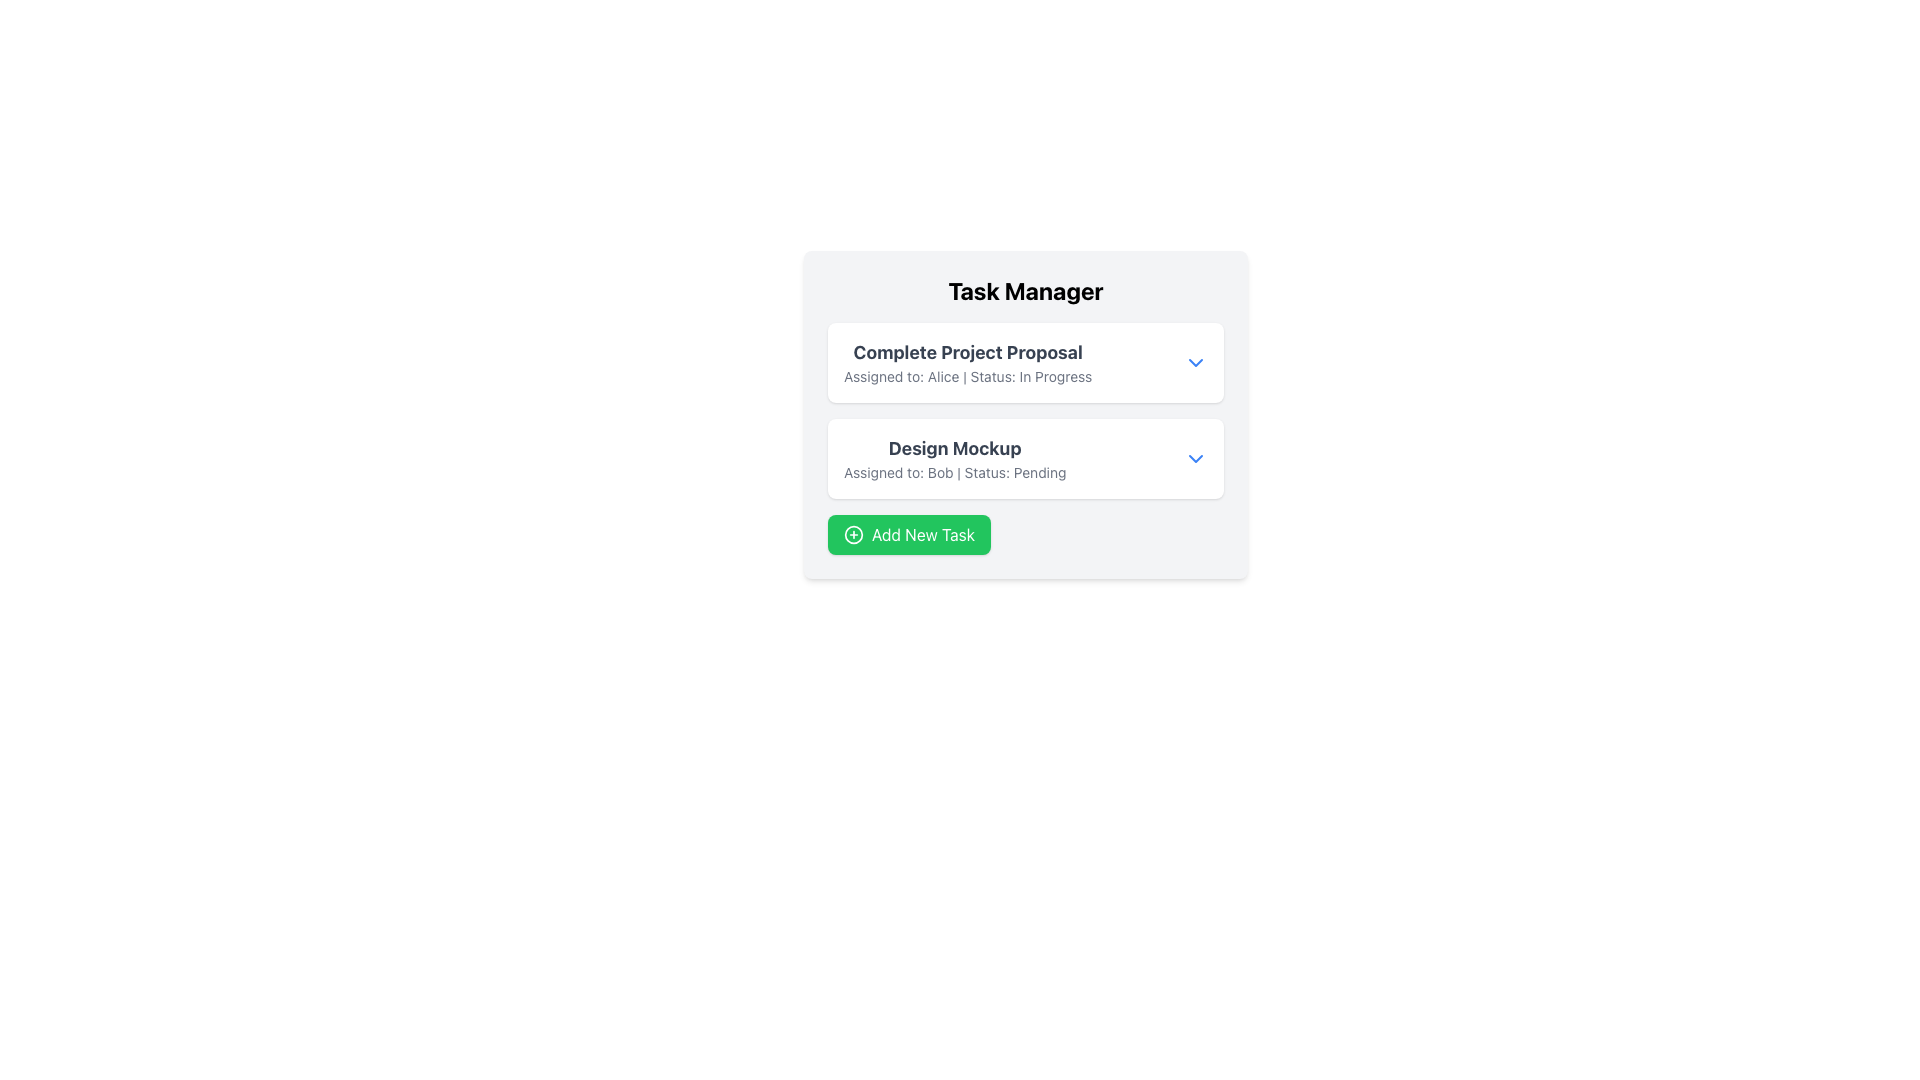  What do you see at coordinates (1026, 362) in the screenshot?
I see `the task information card header element that displays the task title, assignee, and status, located at the top of the first visible card in the Task Manager interface` at bounding box center [1026, 362].